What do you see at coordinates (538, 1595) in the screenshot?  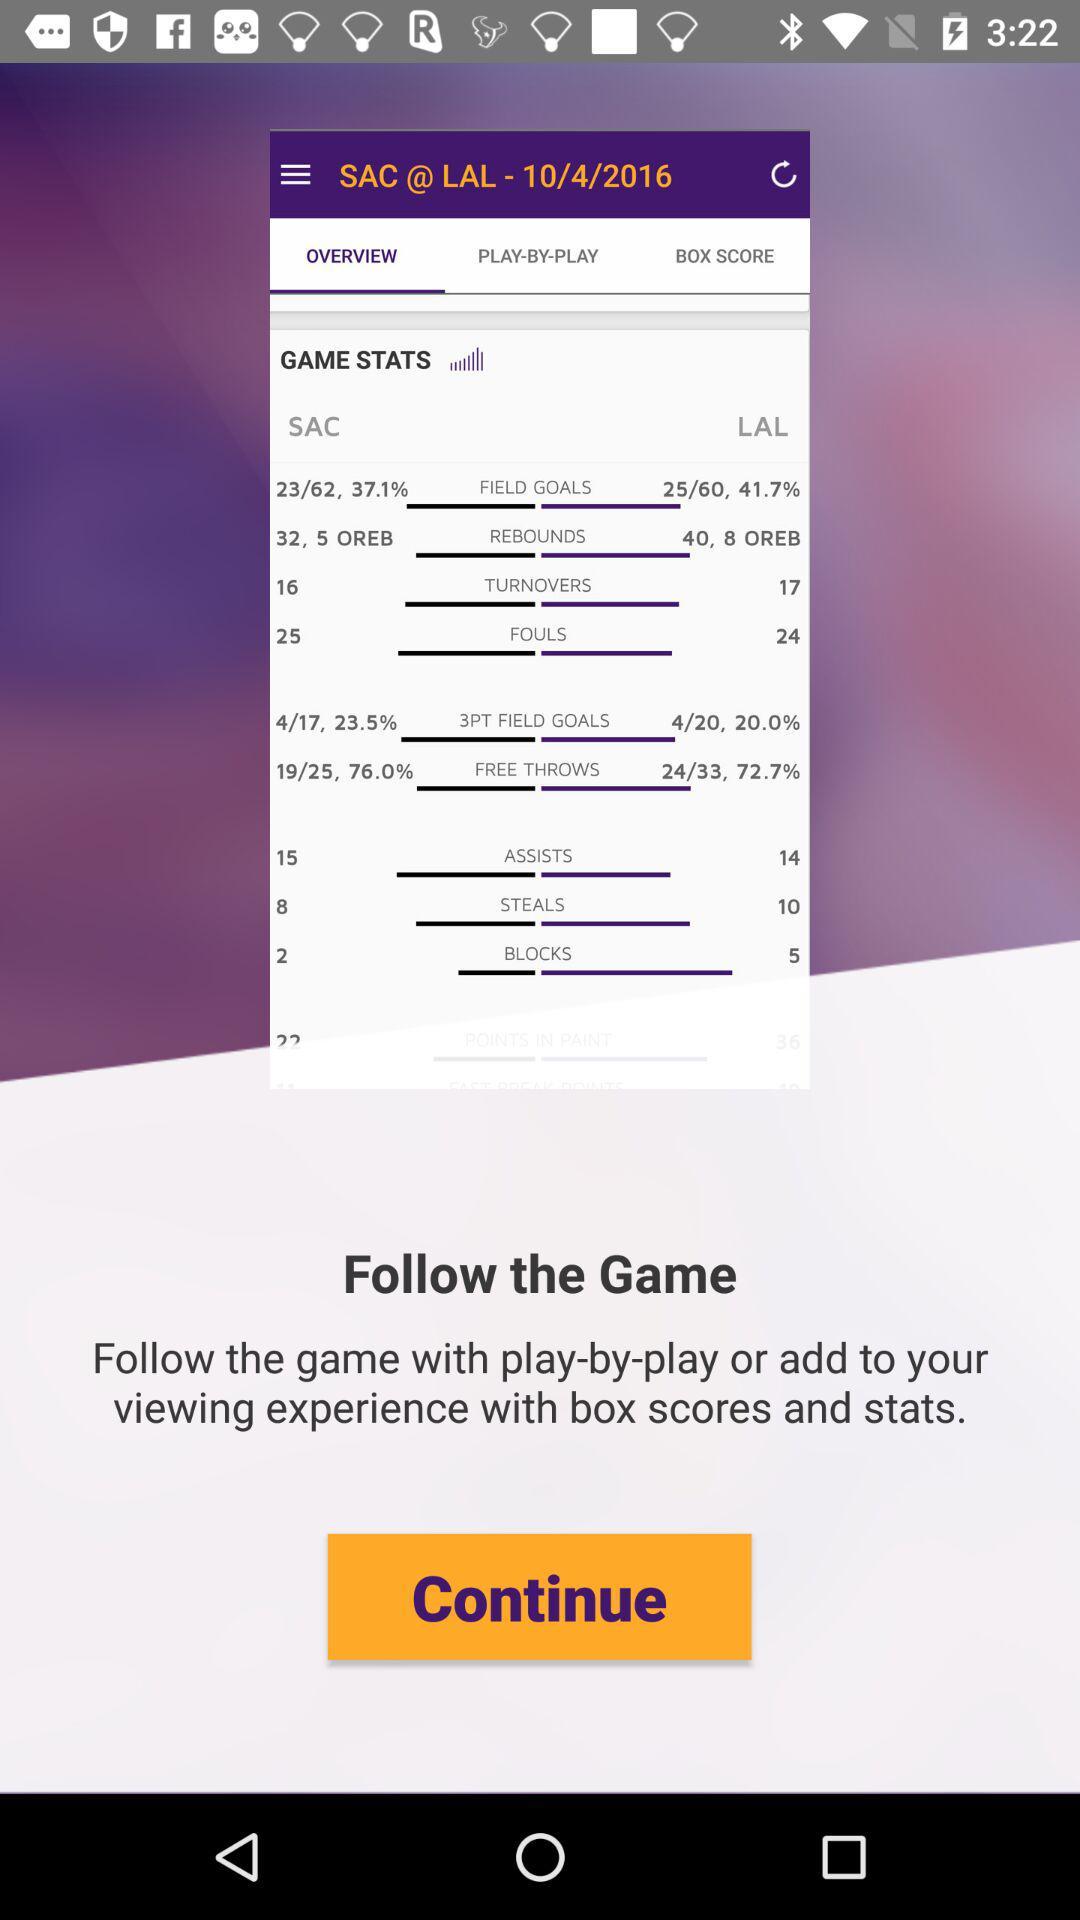 I see `the continue` at bounding box center [538, 1595].